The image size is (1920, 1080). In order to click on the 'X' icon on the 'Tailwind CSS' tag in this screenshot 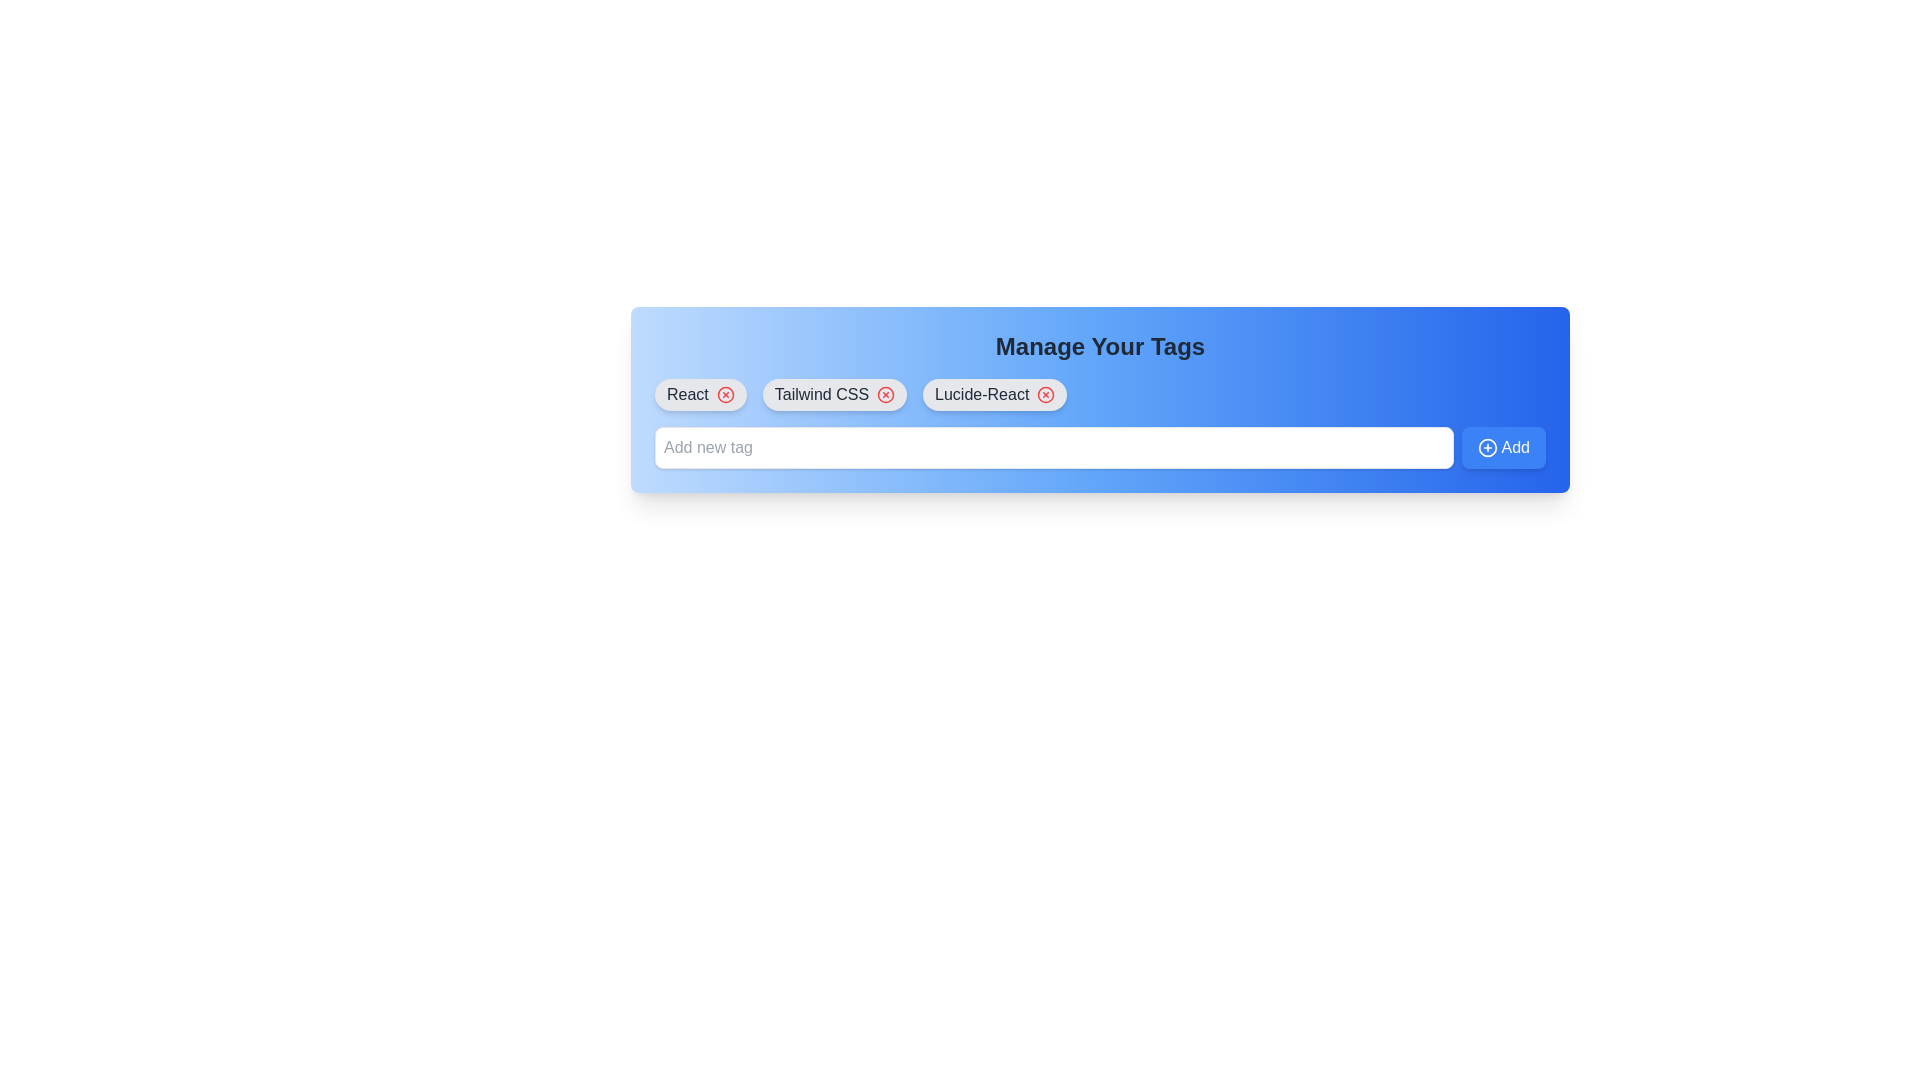, I will do `click(835, 394)`.